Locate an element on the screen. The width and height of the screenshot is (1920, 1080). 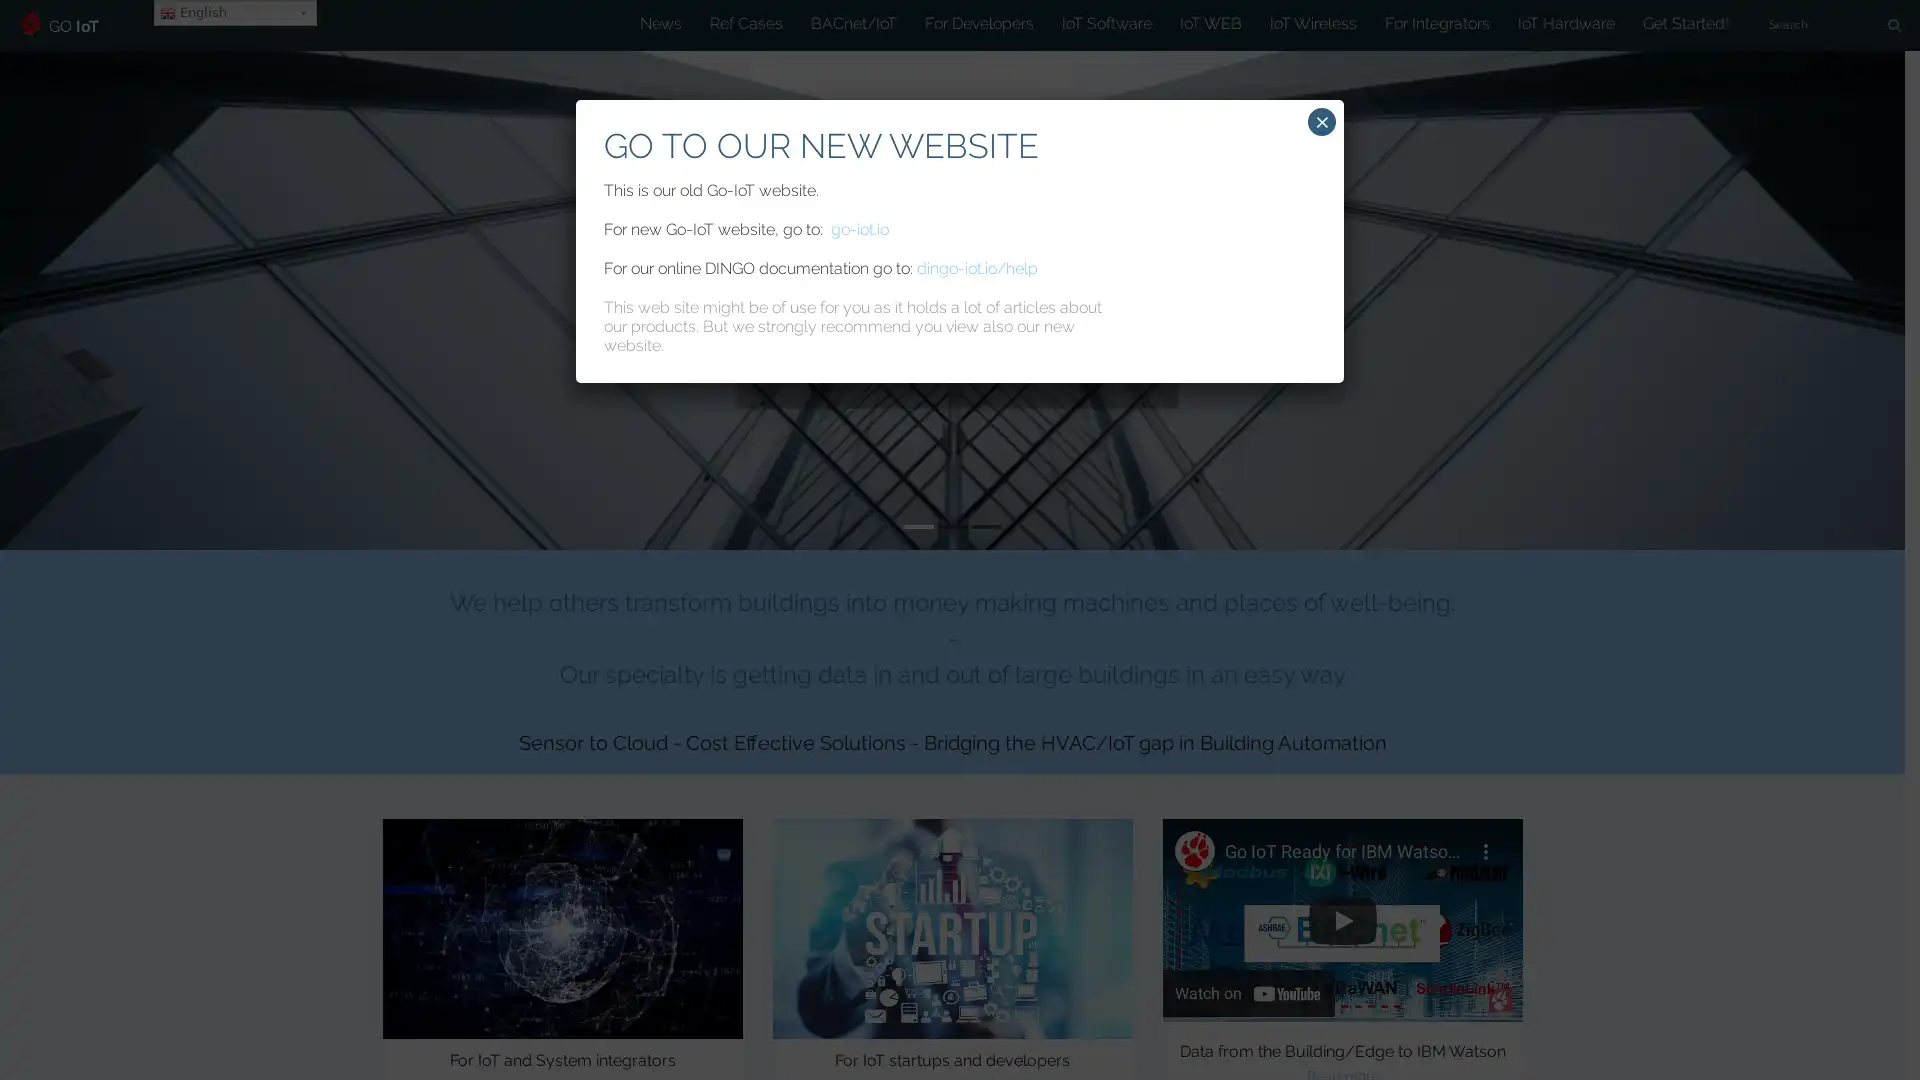
Close is located at coordinates (1321, 122).